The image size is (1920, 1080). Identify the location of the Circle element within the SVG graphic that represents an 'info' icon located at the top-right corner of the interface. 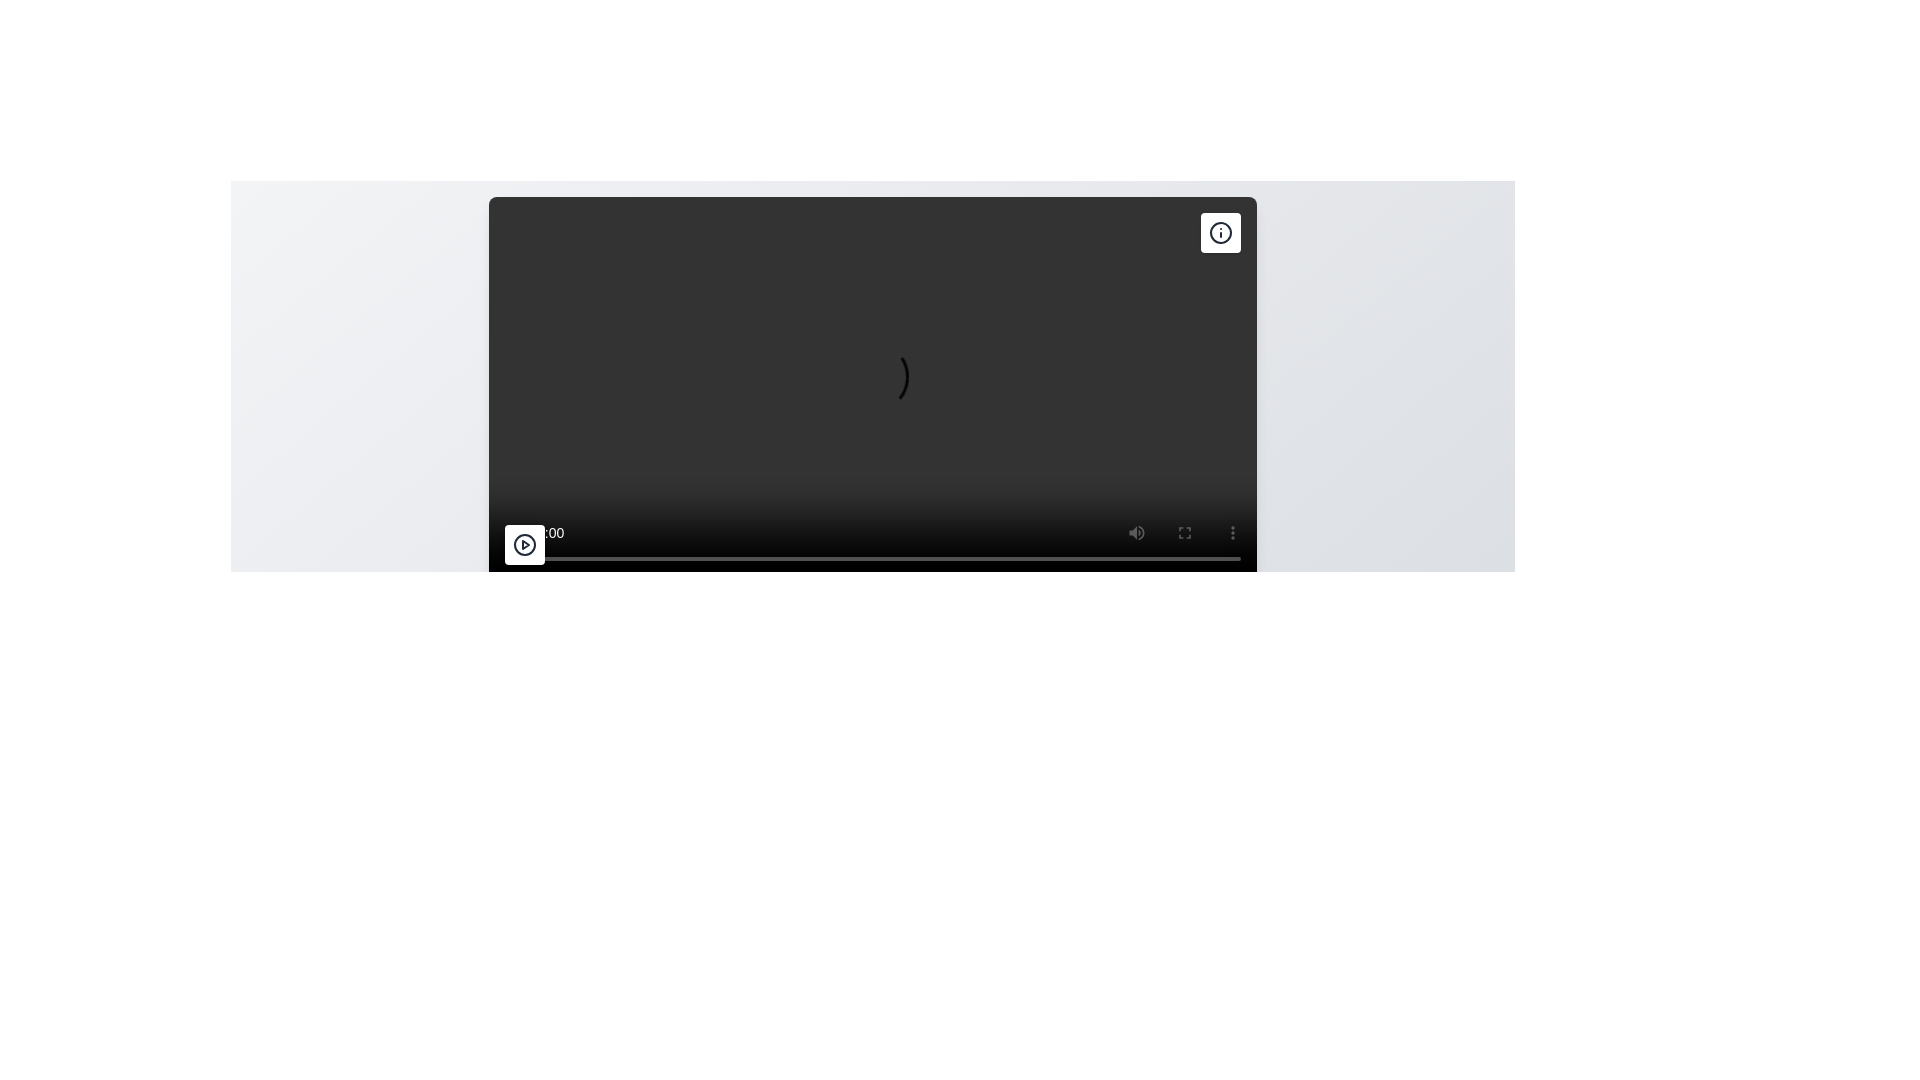
(1219, 231).